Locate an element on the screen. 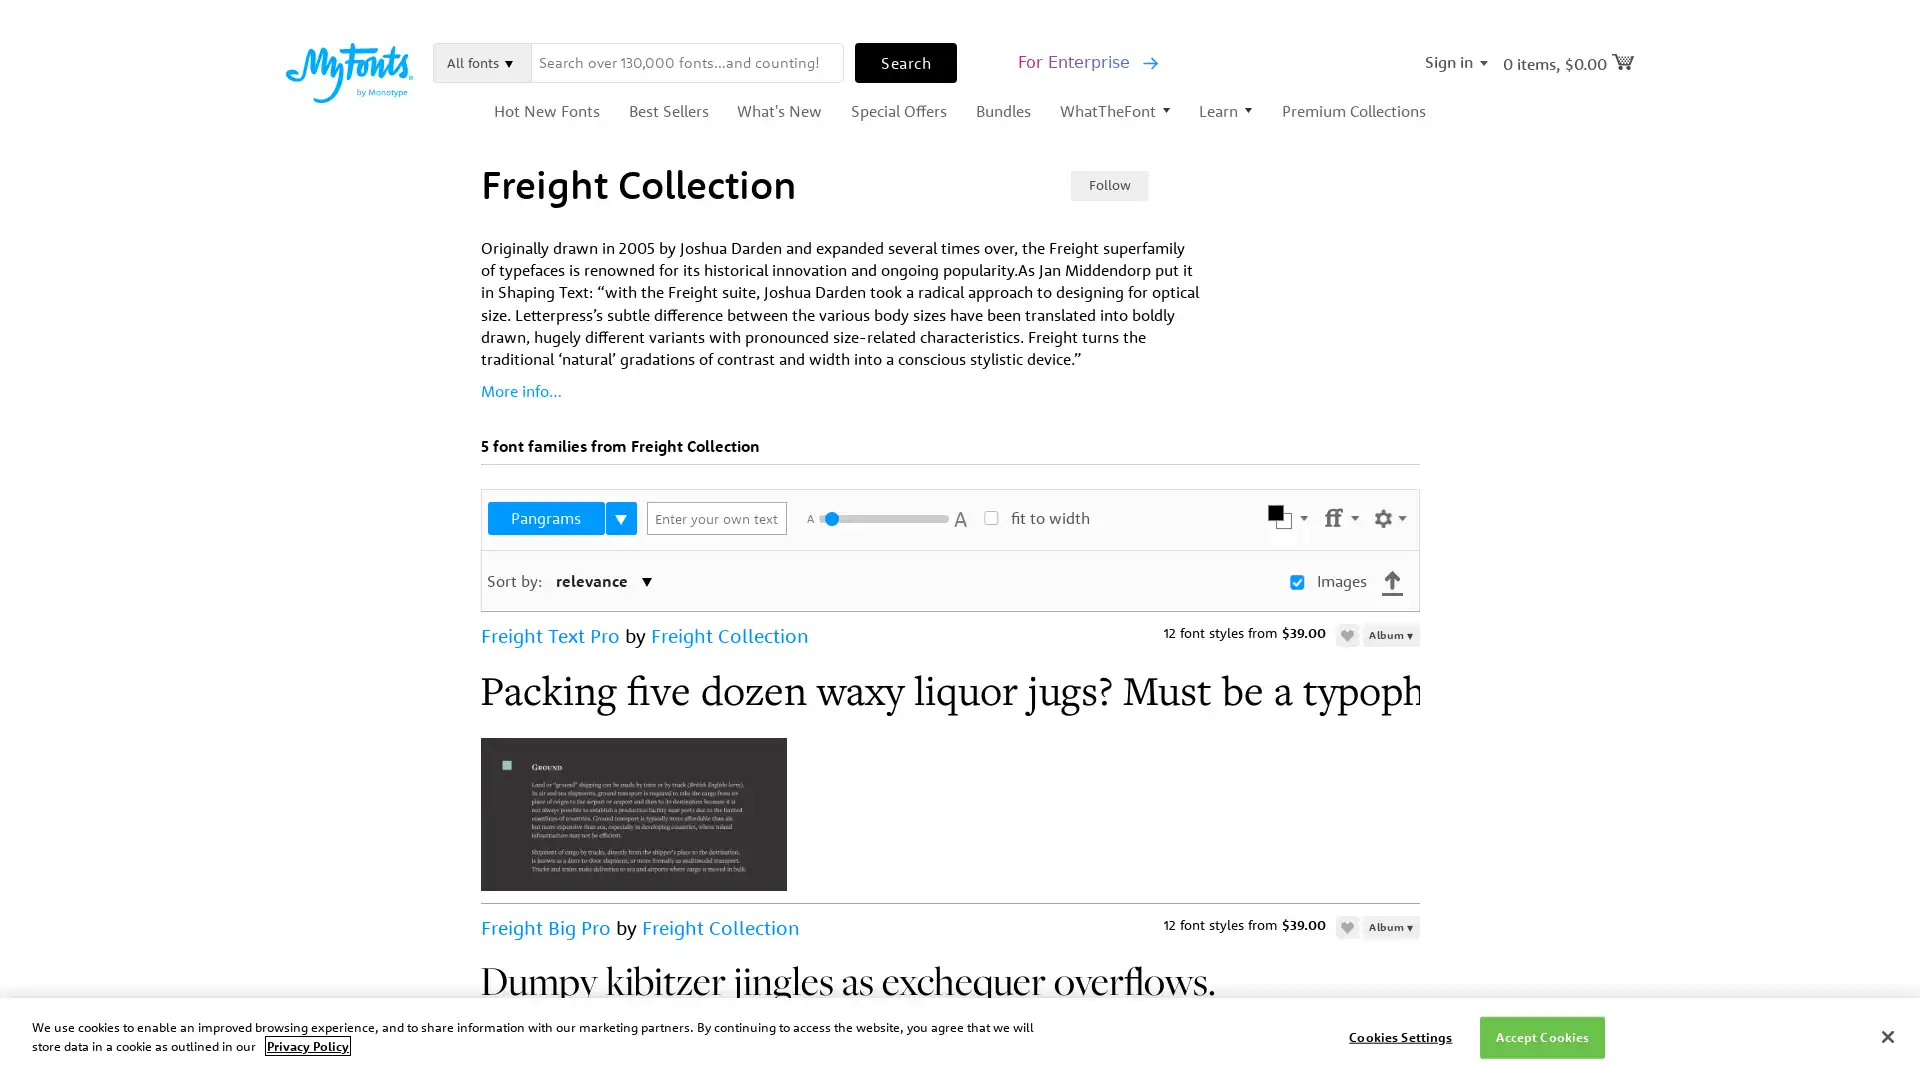 The width and height of the screenshot is (1920, 1080). Close is located at coordinates (1886, 1035).